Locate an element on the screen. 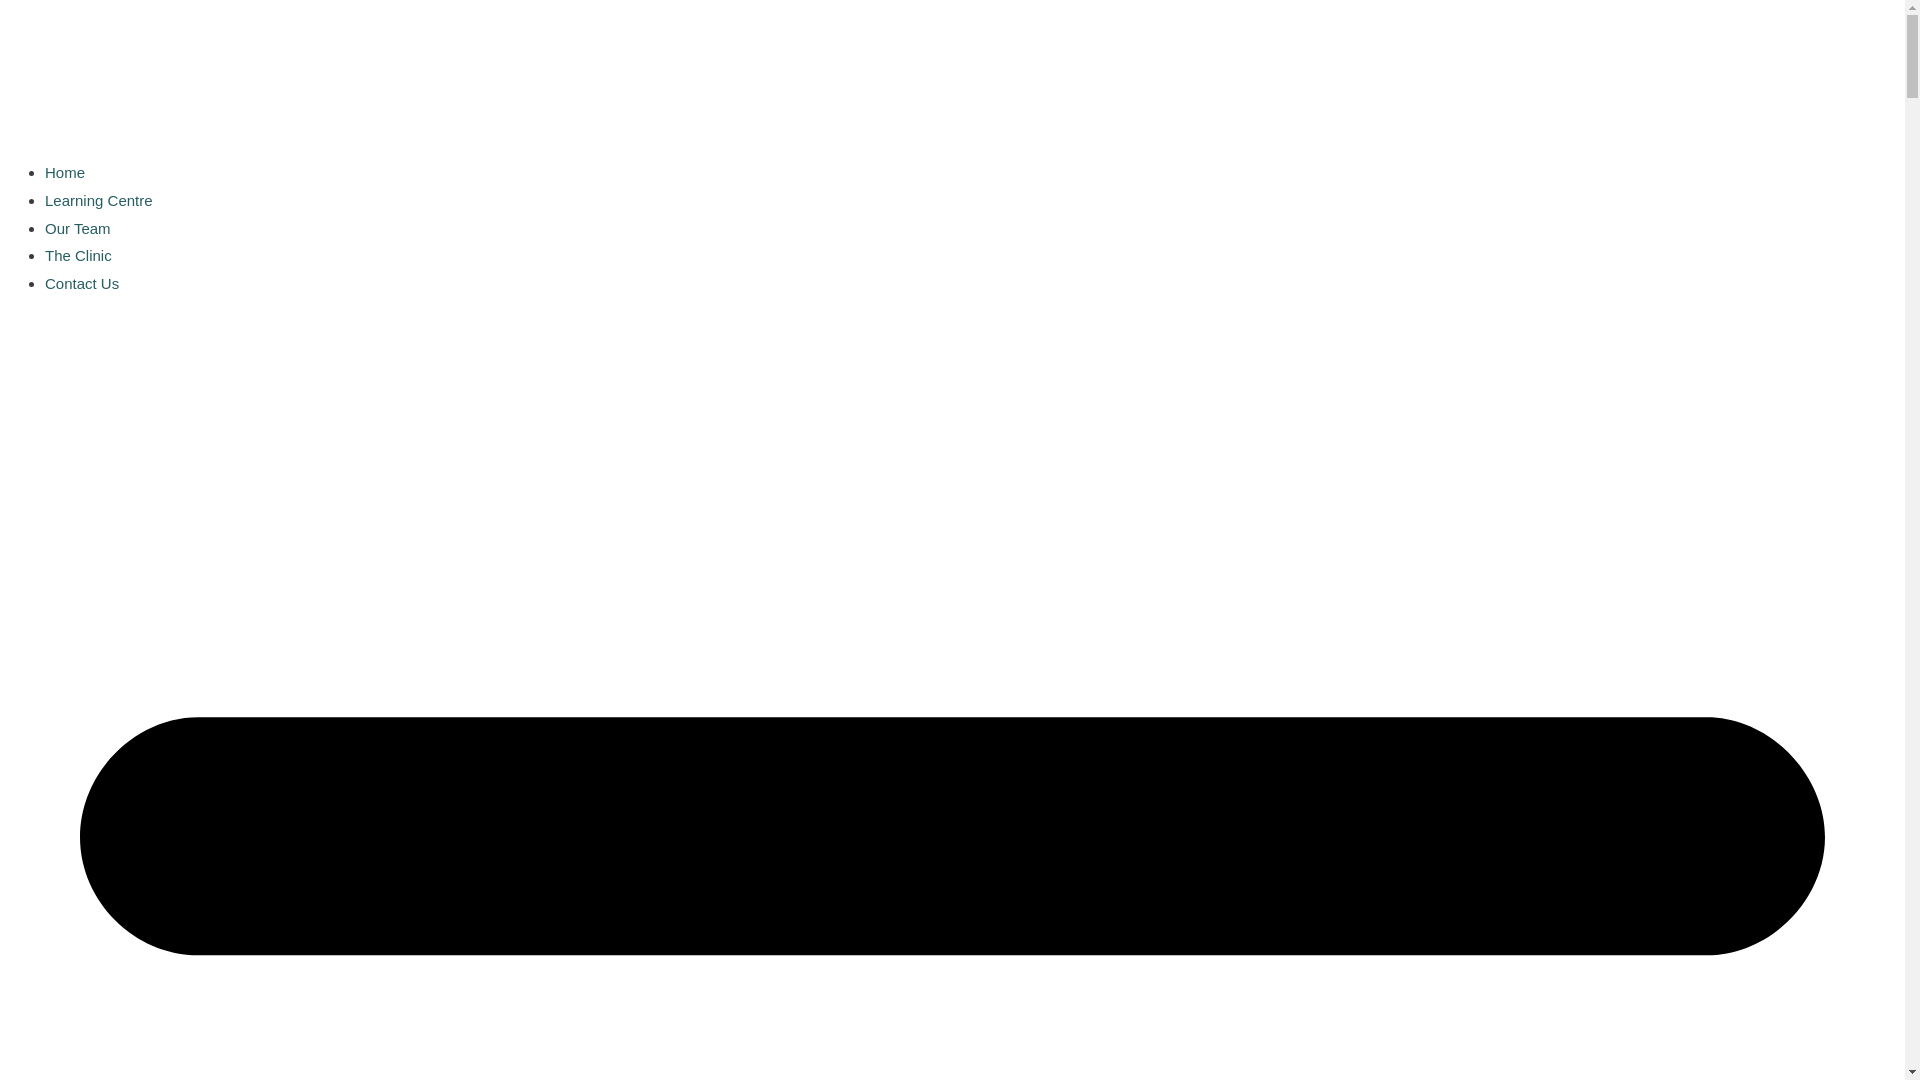 The height and width of the screenshot is (1080, 1920). 'Our Team' is located at coordinates (77, 227).